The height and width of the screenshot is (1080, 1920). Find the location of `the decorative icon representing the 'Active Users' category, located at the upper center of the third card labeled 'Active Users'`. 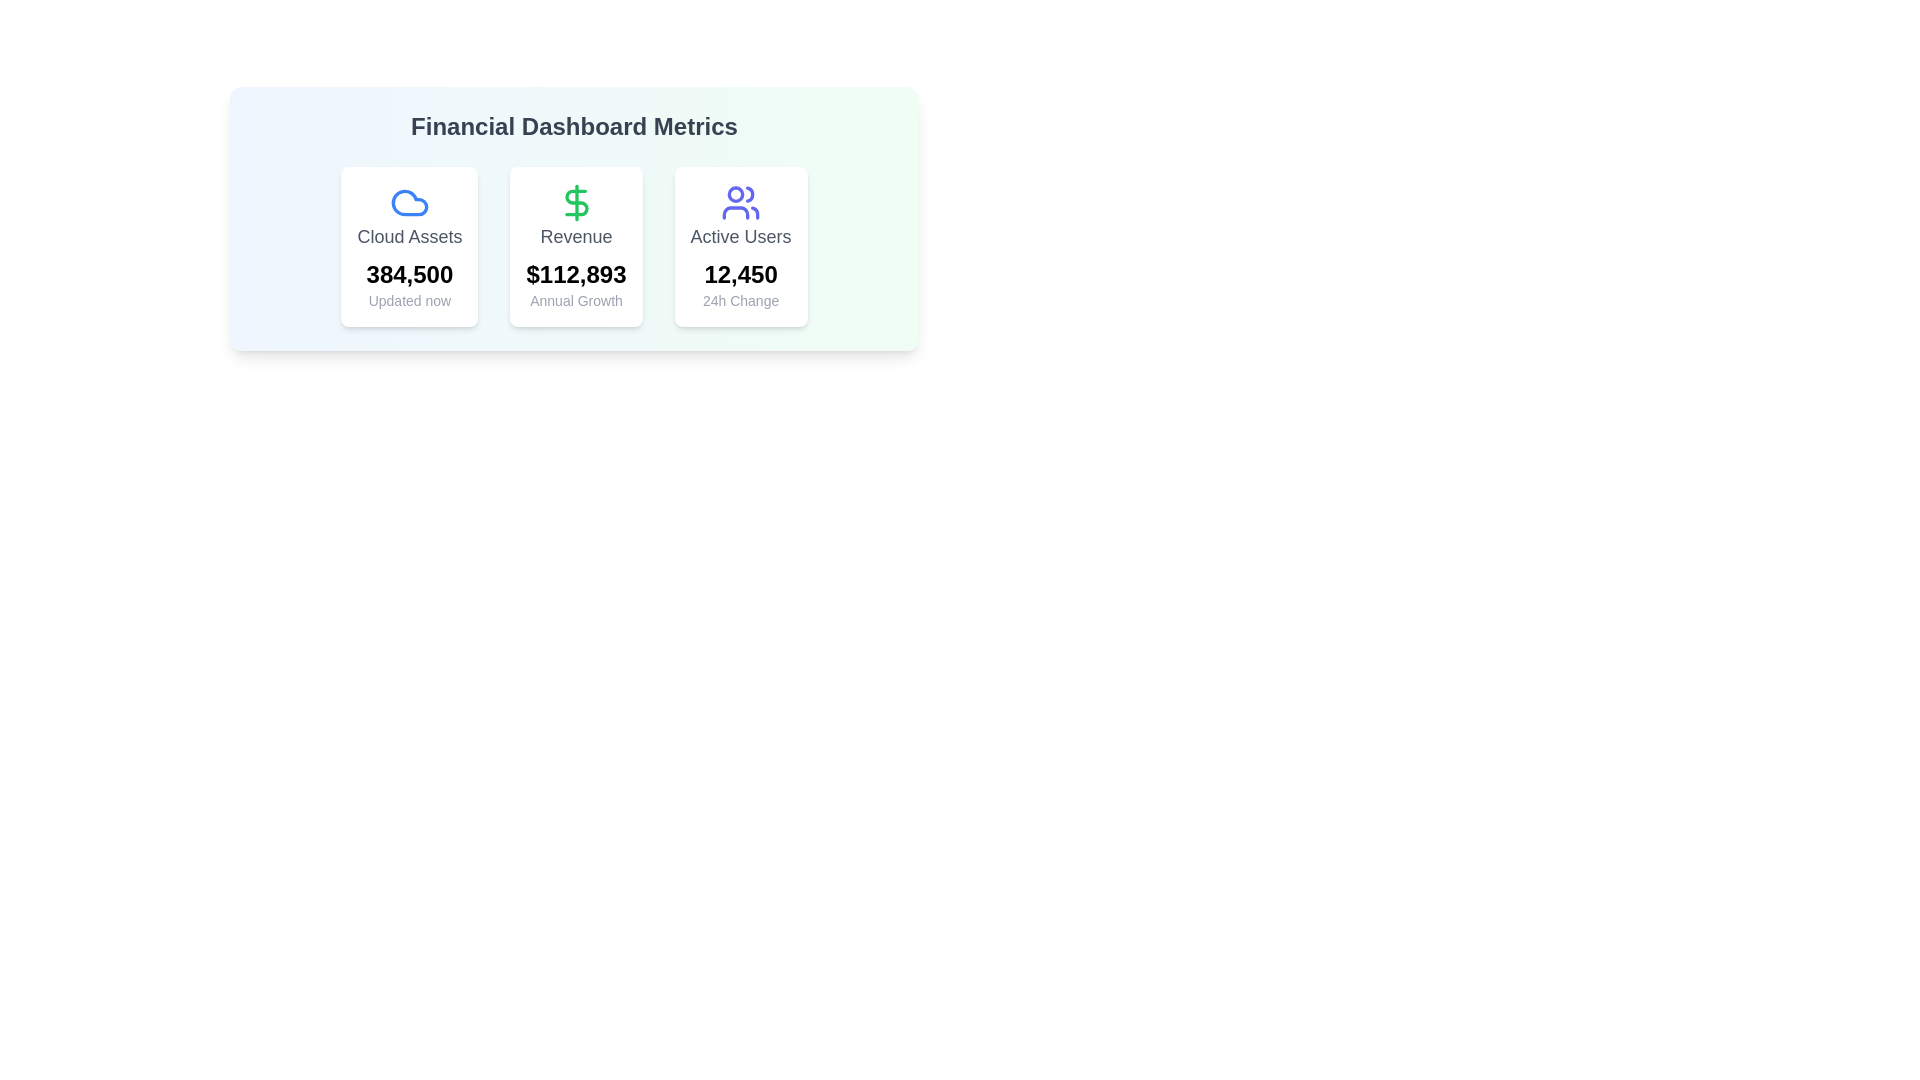

the decorative icon representing the 'Active Users' category, located at the upper center of the third card labeled 'Active Users' is located at coordinates (740, 203).